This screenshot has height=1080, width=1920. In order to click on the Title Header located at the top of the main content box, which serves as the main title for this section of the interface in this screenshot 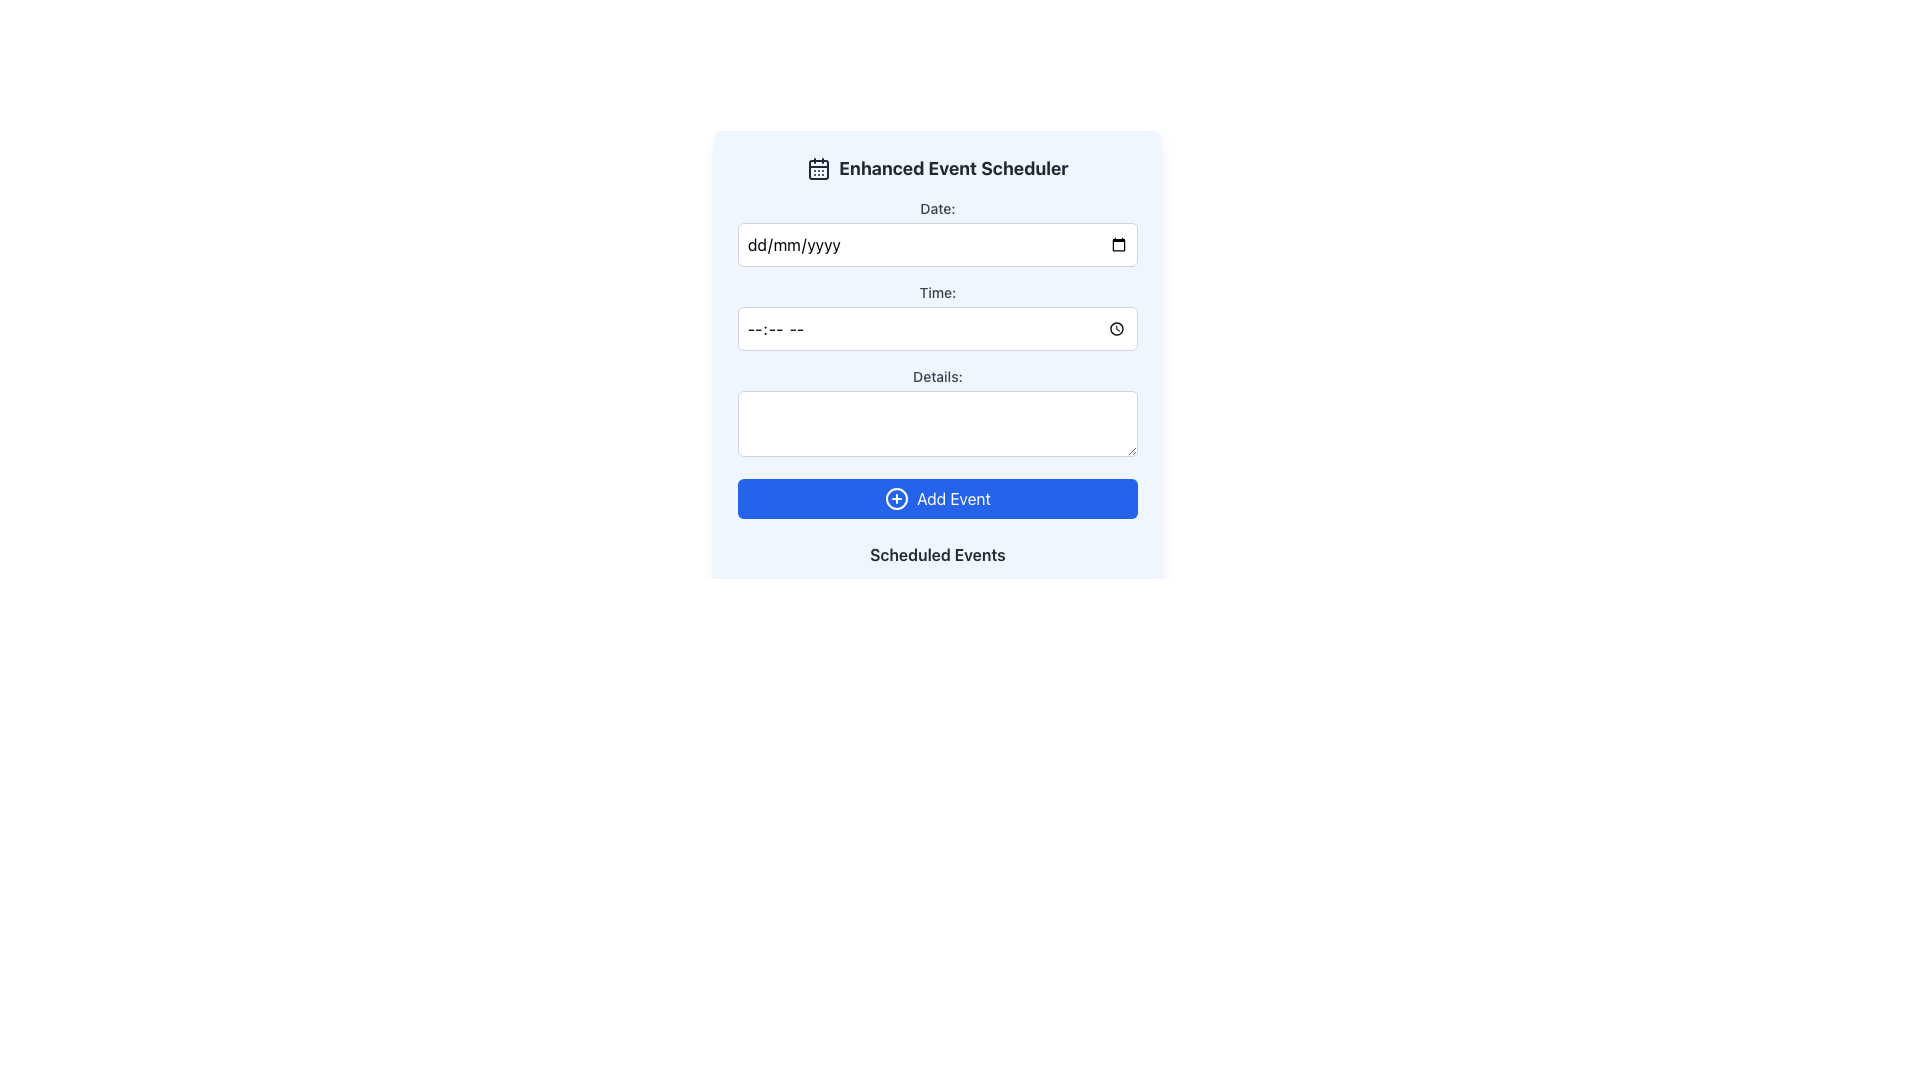, I will do `click(936, 168)`.